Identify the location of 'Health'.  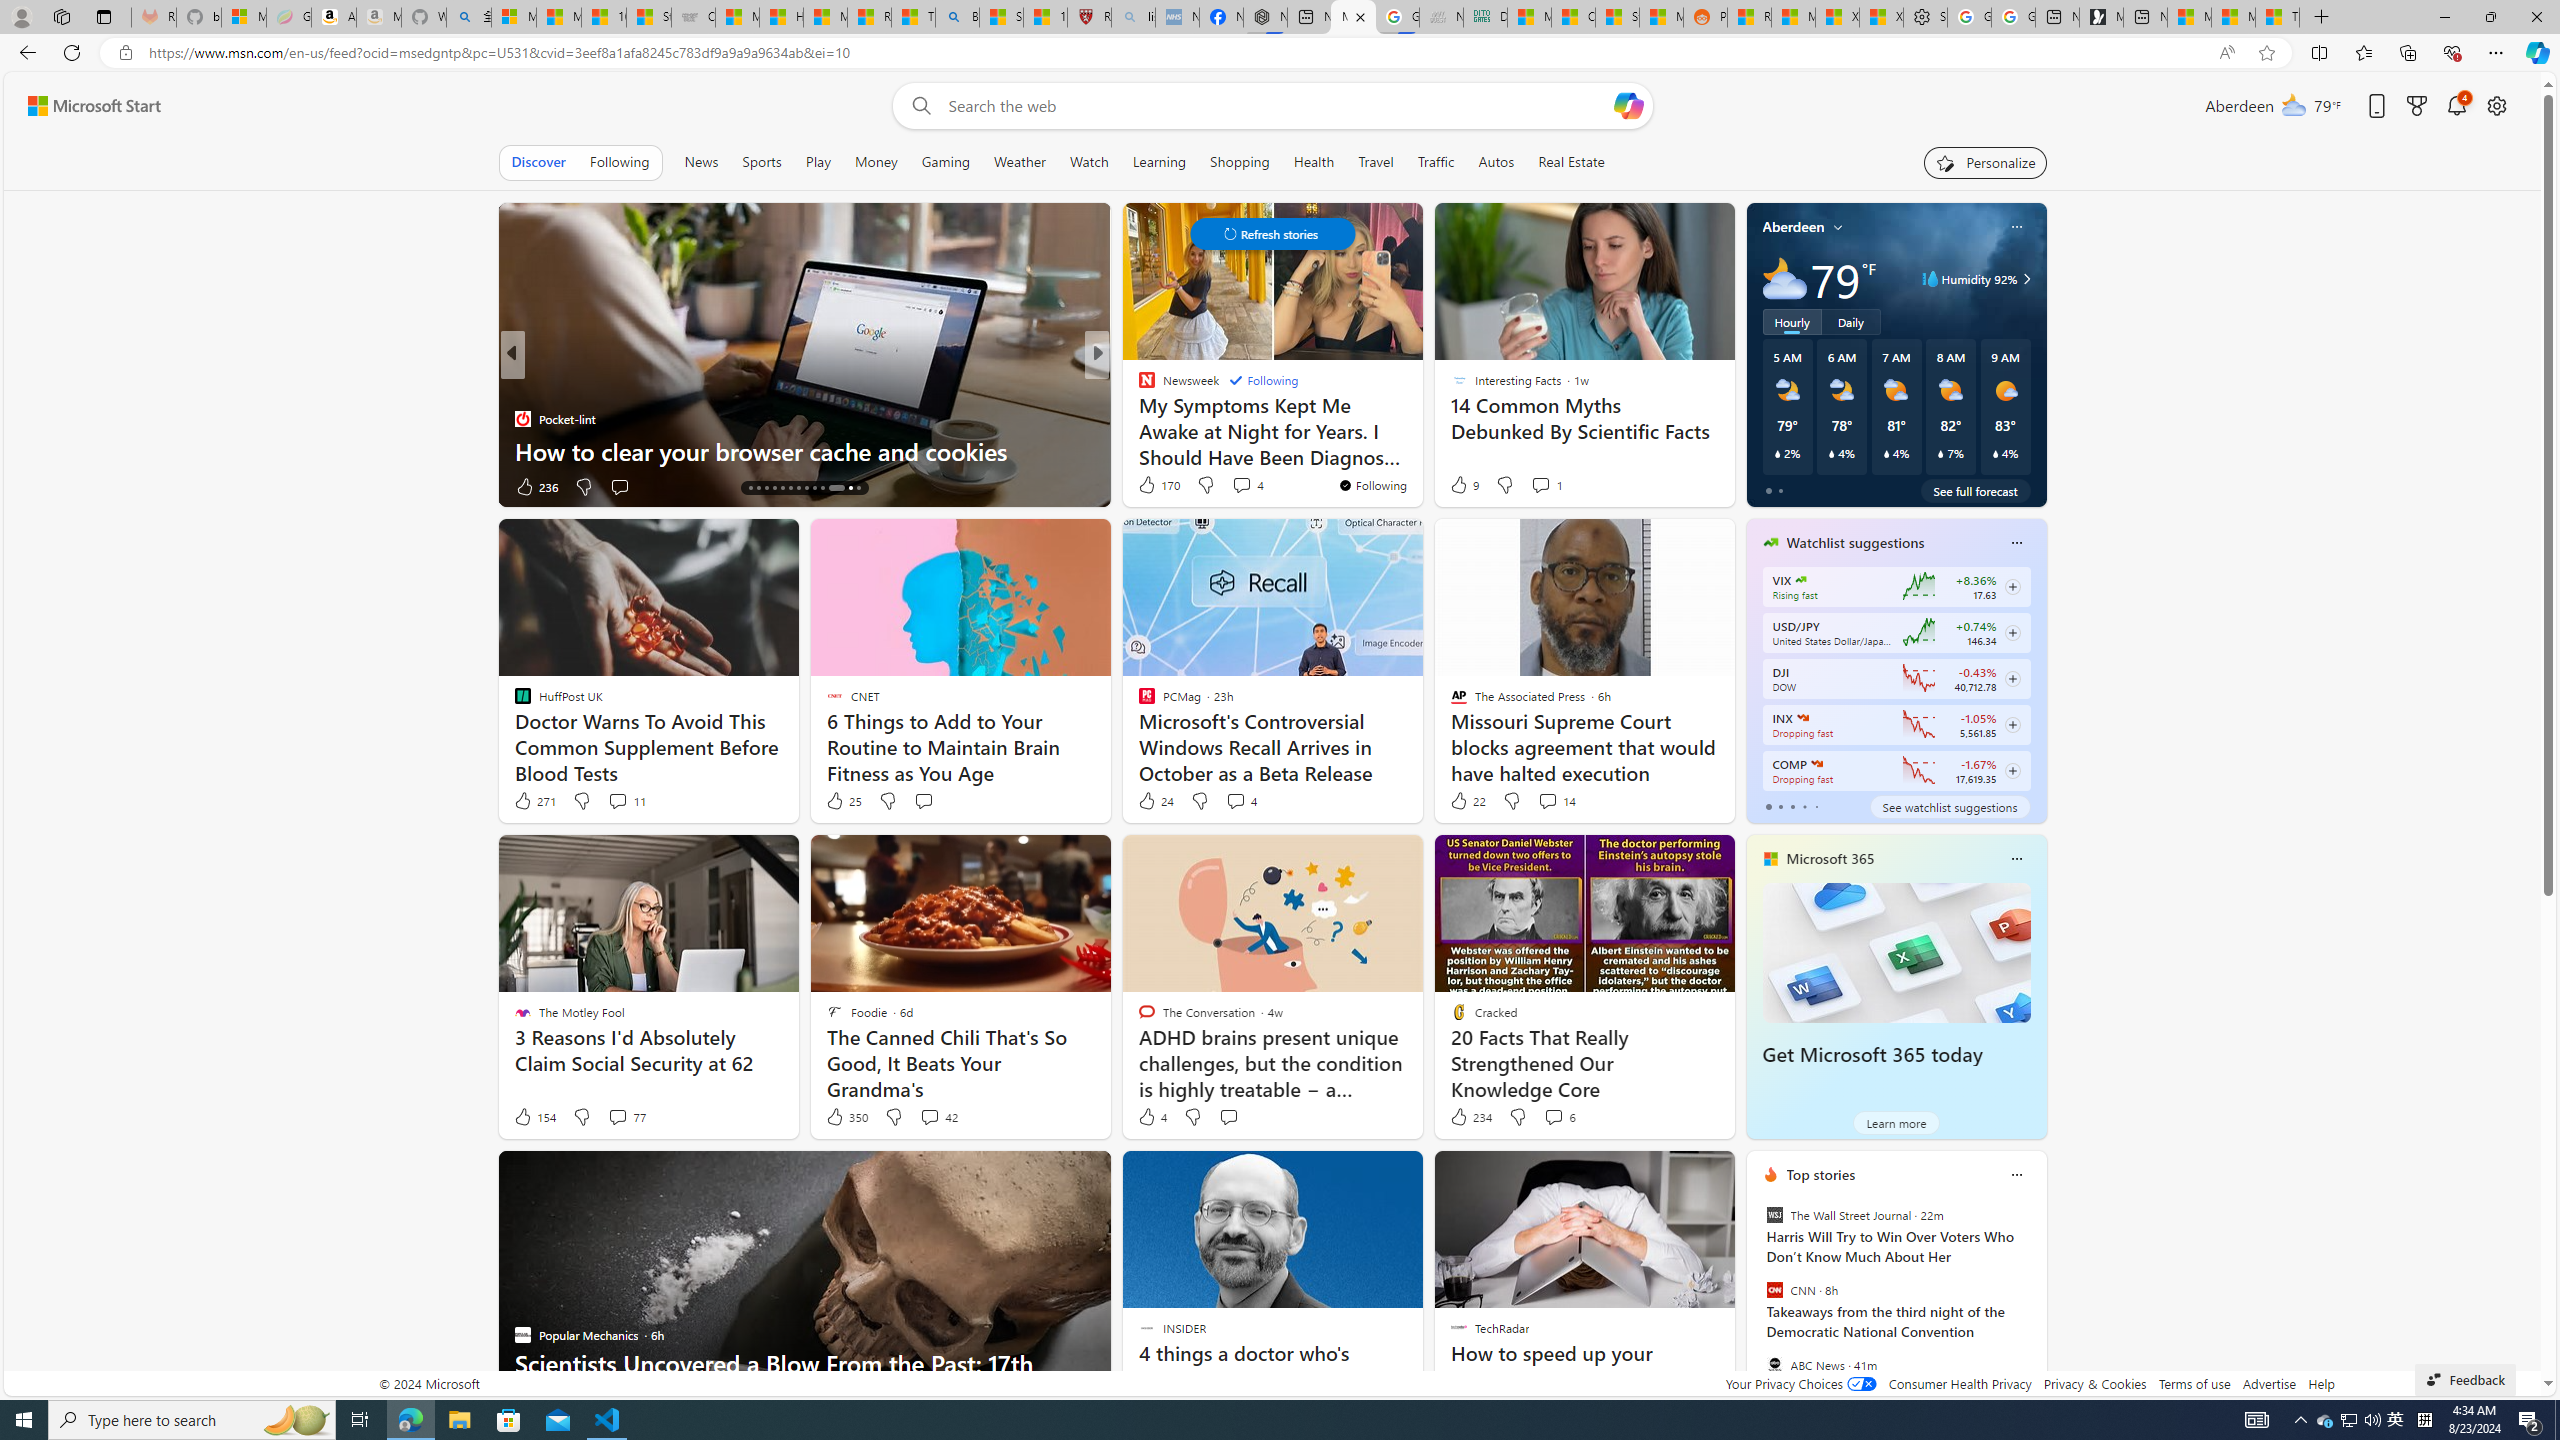
(1312, 161).